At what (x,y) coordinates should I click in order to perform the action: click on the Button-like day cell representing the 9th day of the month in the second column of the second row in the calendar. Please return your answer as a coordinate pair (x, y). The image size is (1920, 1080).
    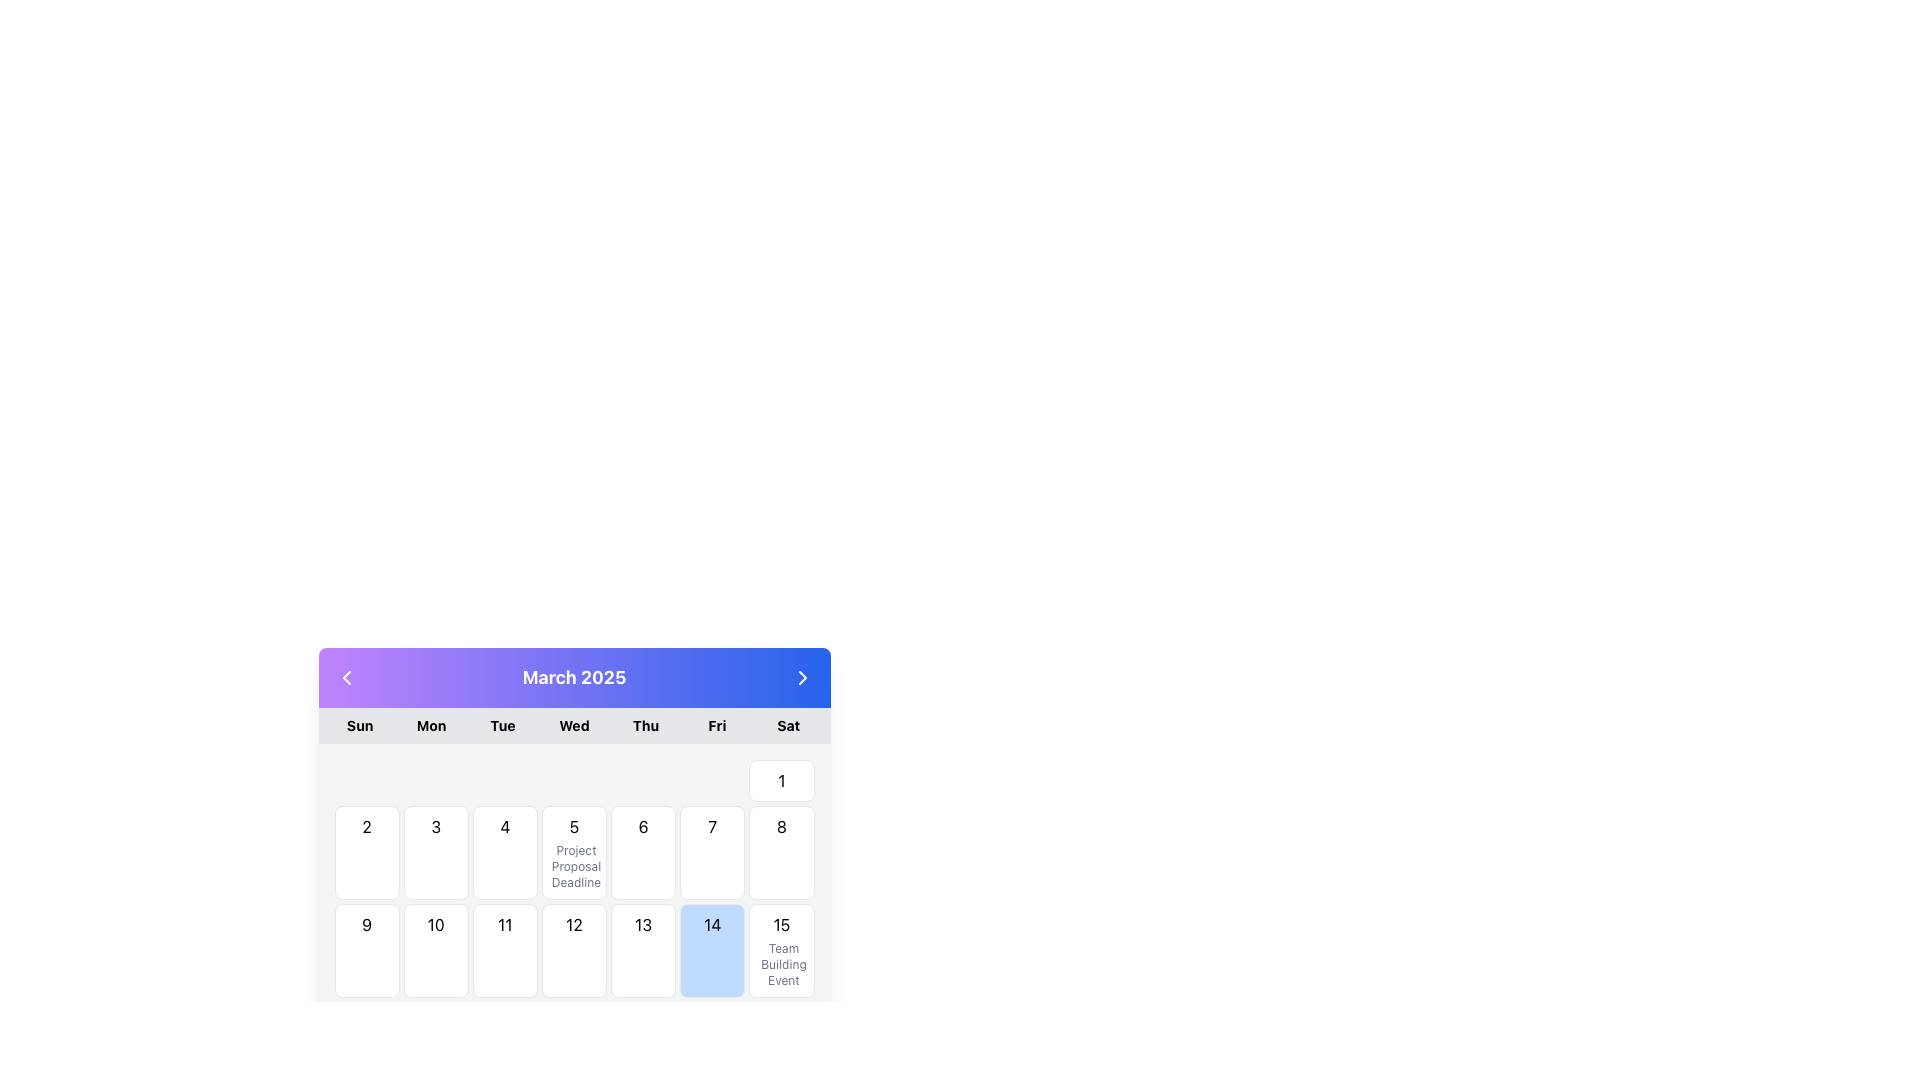
    Looking at the image, I should click on (367, 950).